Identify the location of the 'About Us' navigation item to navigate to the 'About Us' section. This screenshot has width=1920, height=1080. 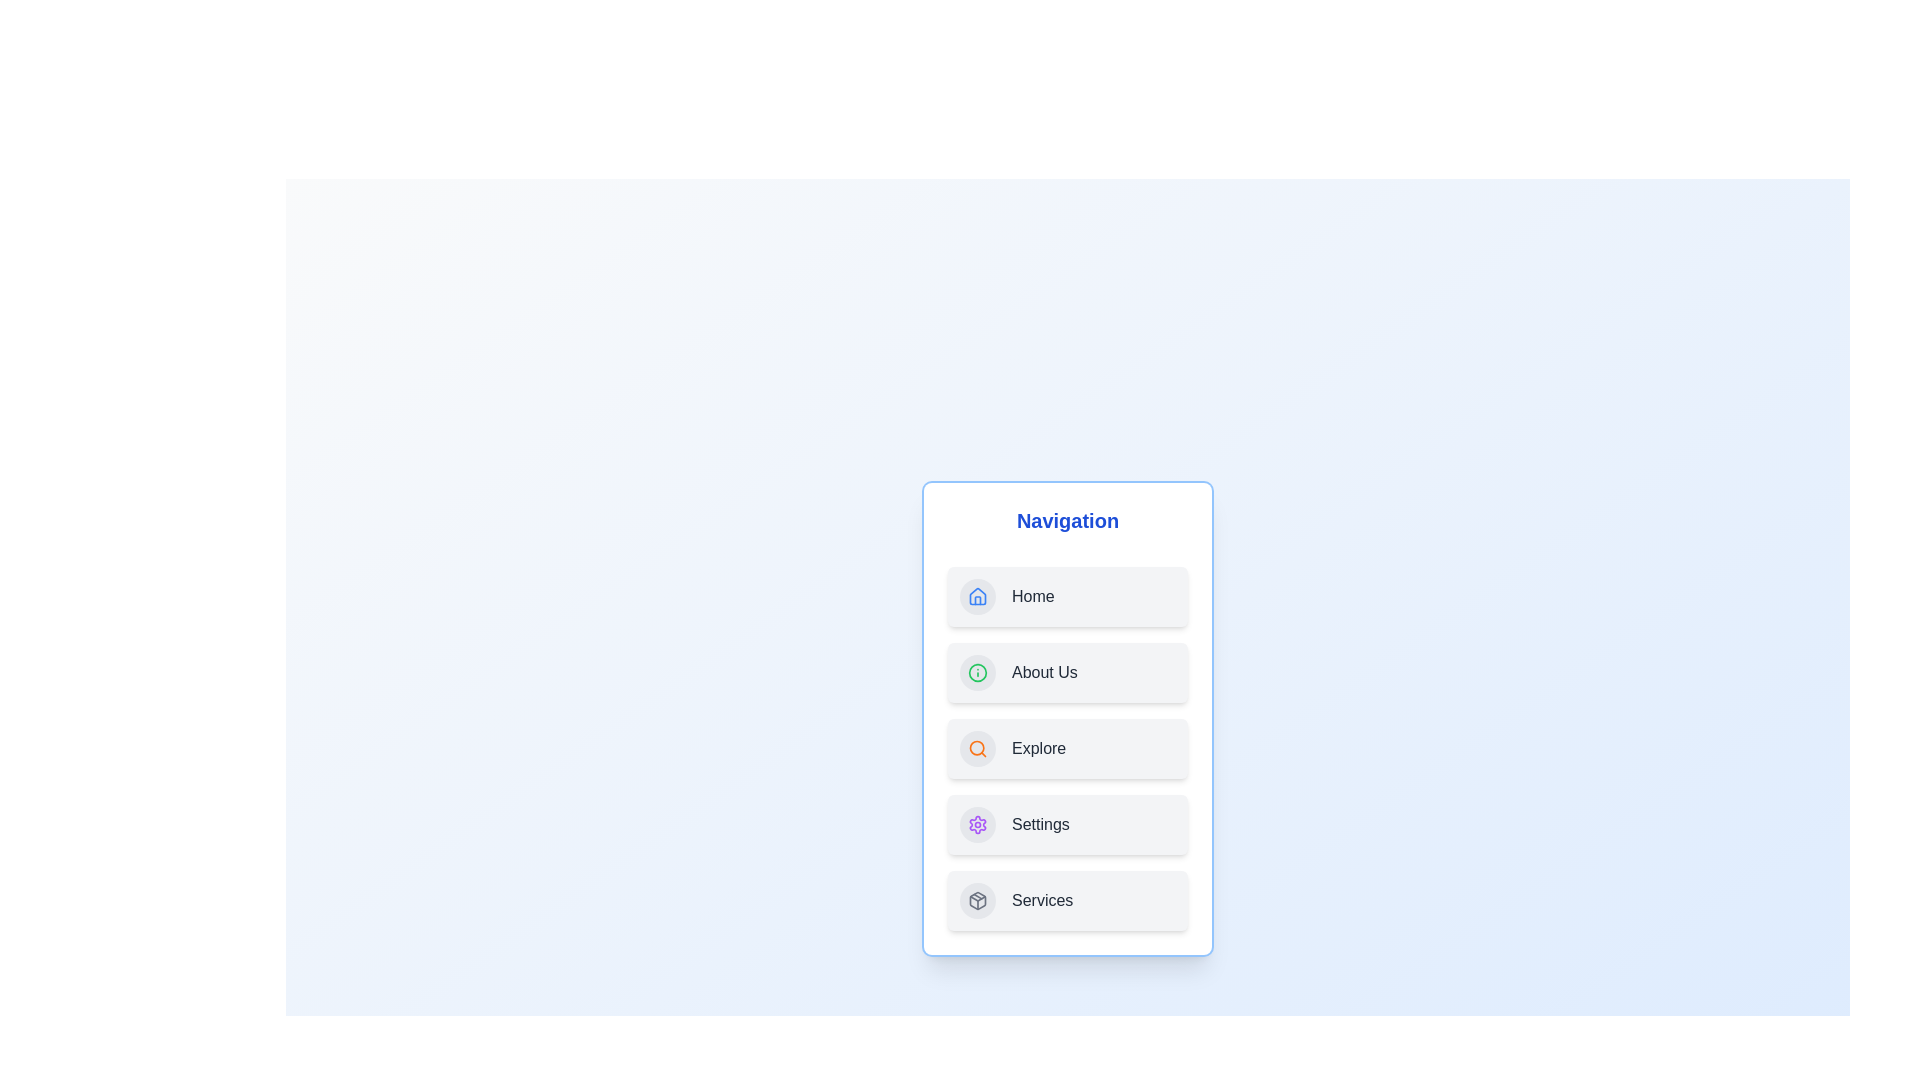
(1067, 672).